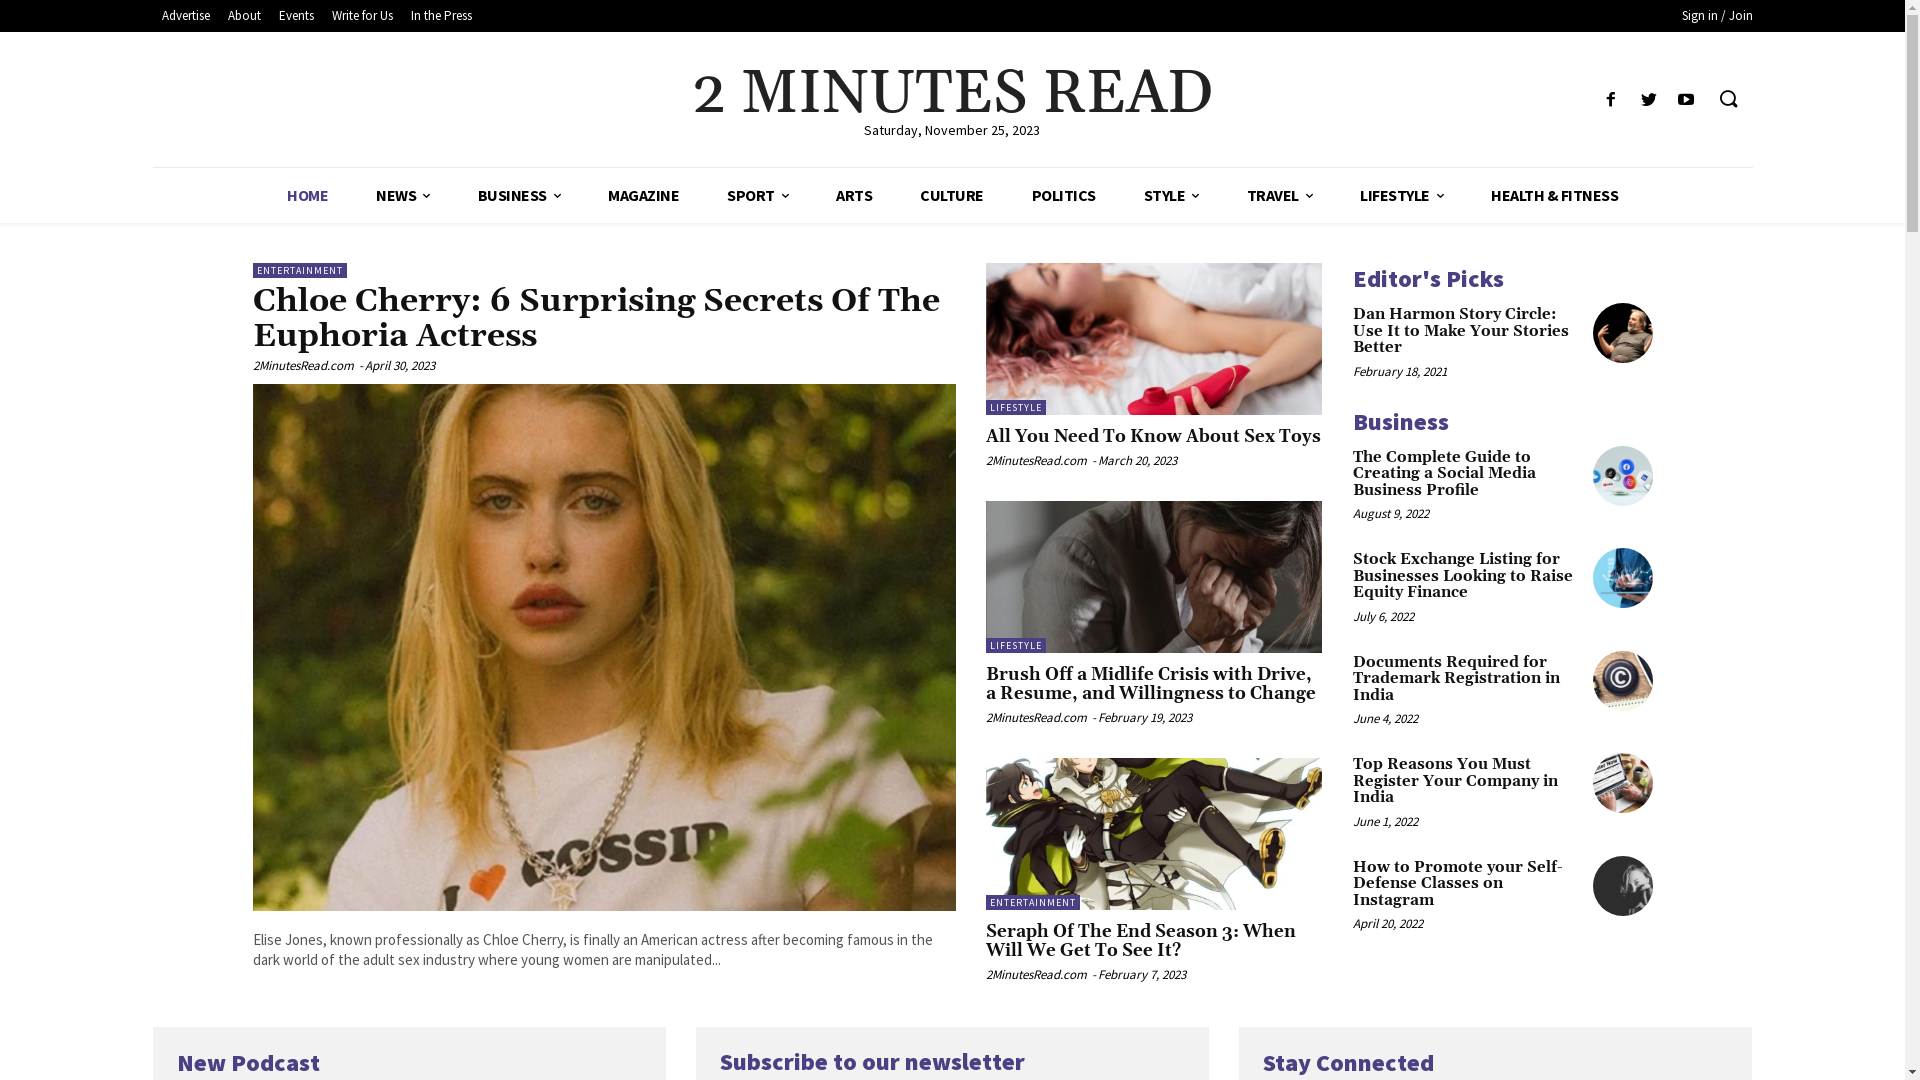 The height and width of the screenshot is (1080, 1920). What do you see at coordinates (1459, 330) in the screenshot?
I see `'Dan Harmon Story Circle: Use It to Make Your Stories Better'` at bounding box center [1459, 330].